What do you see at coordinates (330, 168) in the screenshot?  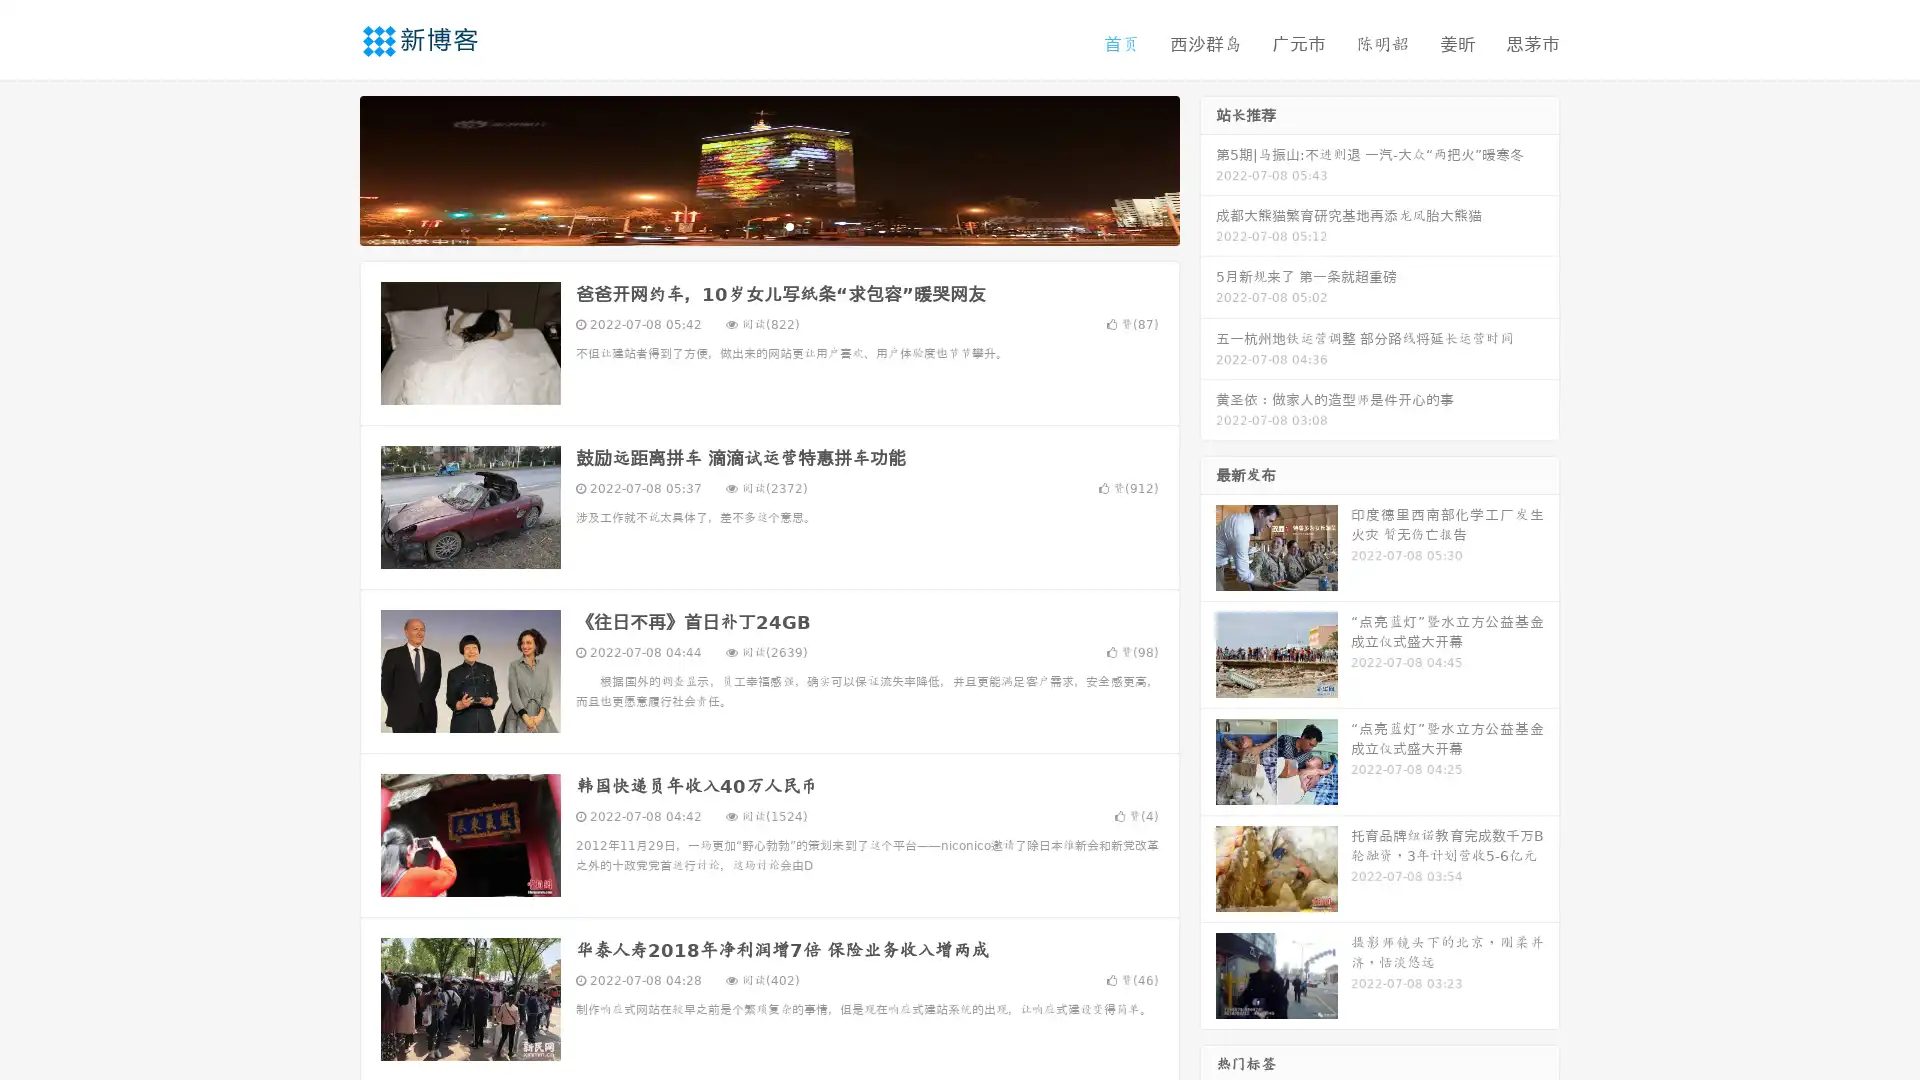 I see `Previous slide` at bounding box center [330, 168].